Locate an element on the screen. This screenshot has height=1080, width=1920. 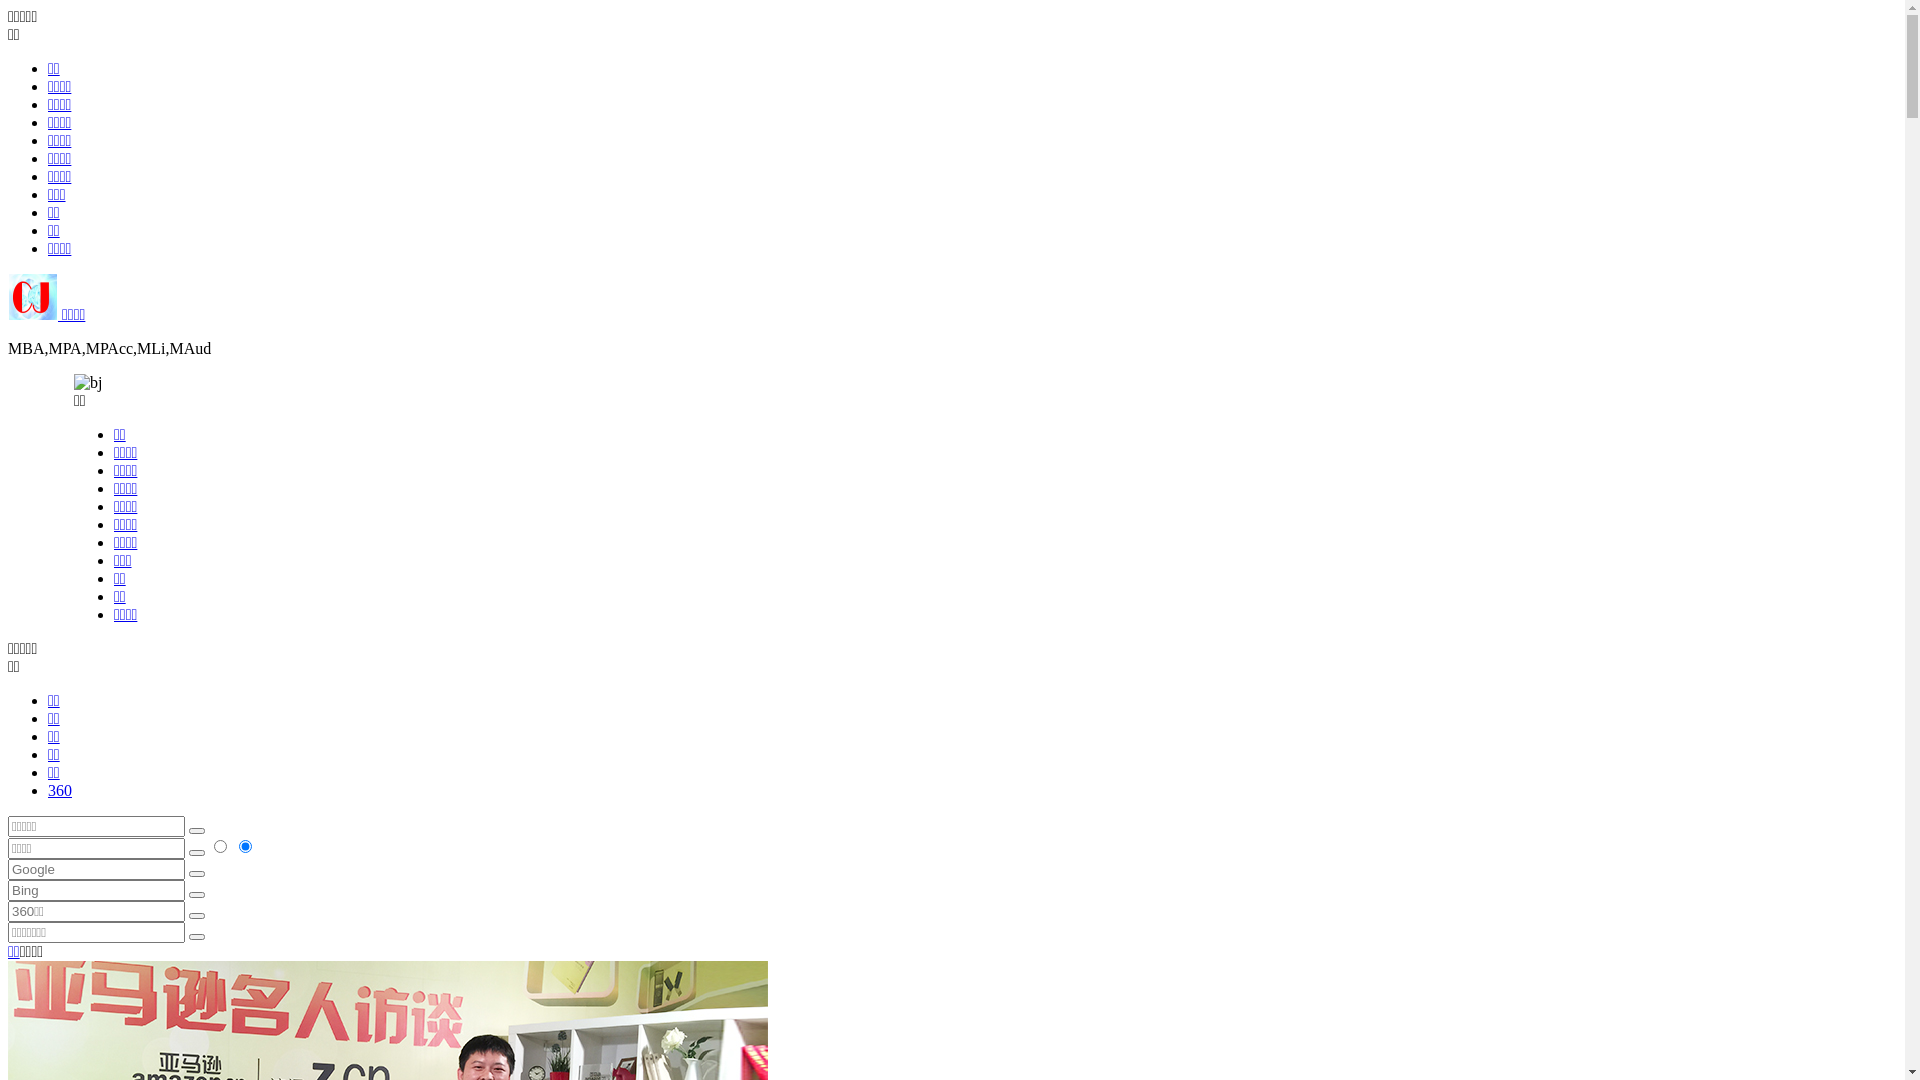
'360' is located at coordinates (59, 789).